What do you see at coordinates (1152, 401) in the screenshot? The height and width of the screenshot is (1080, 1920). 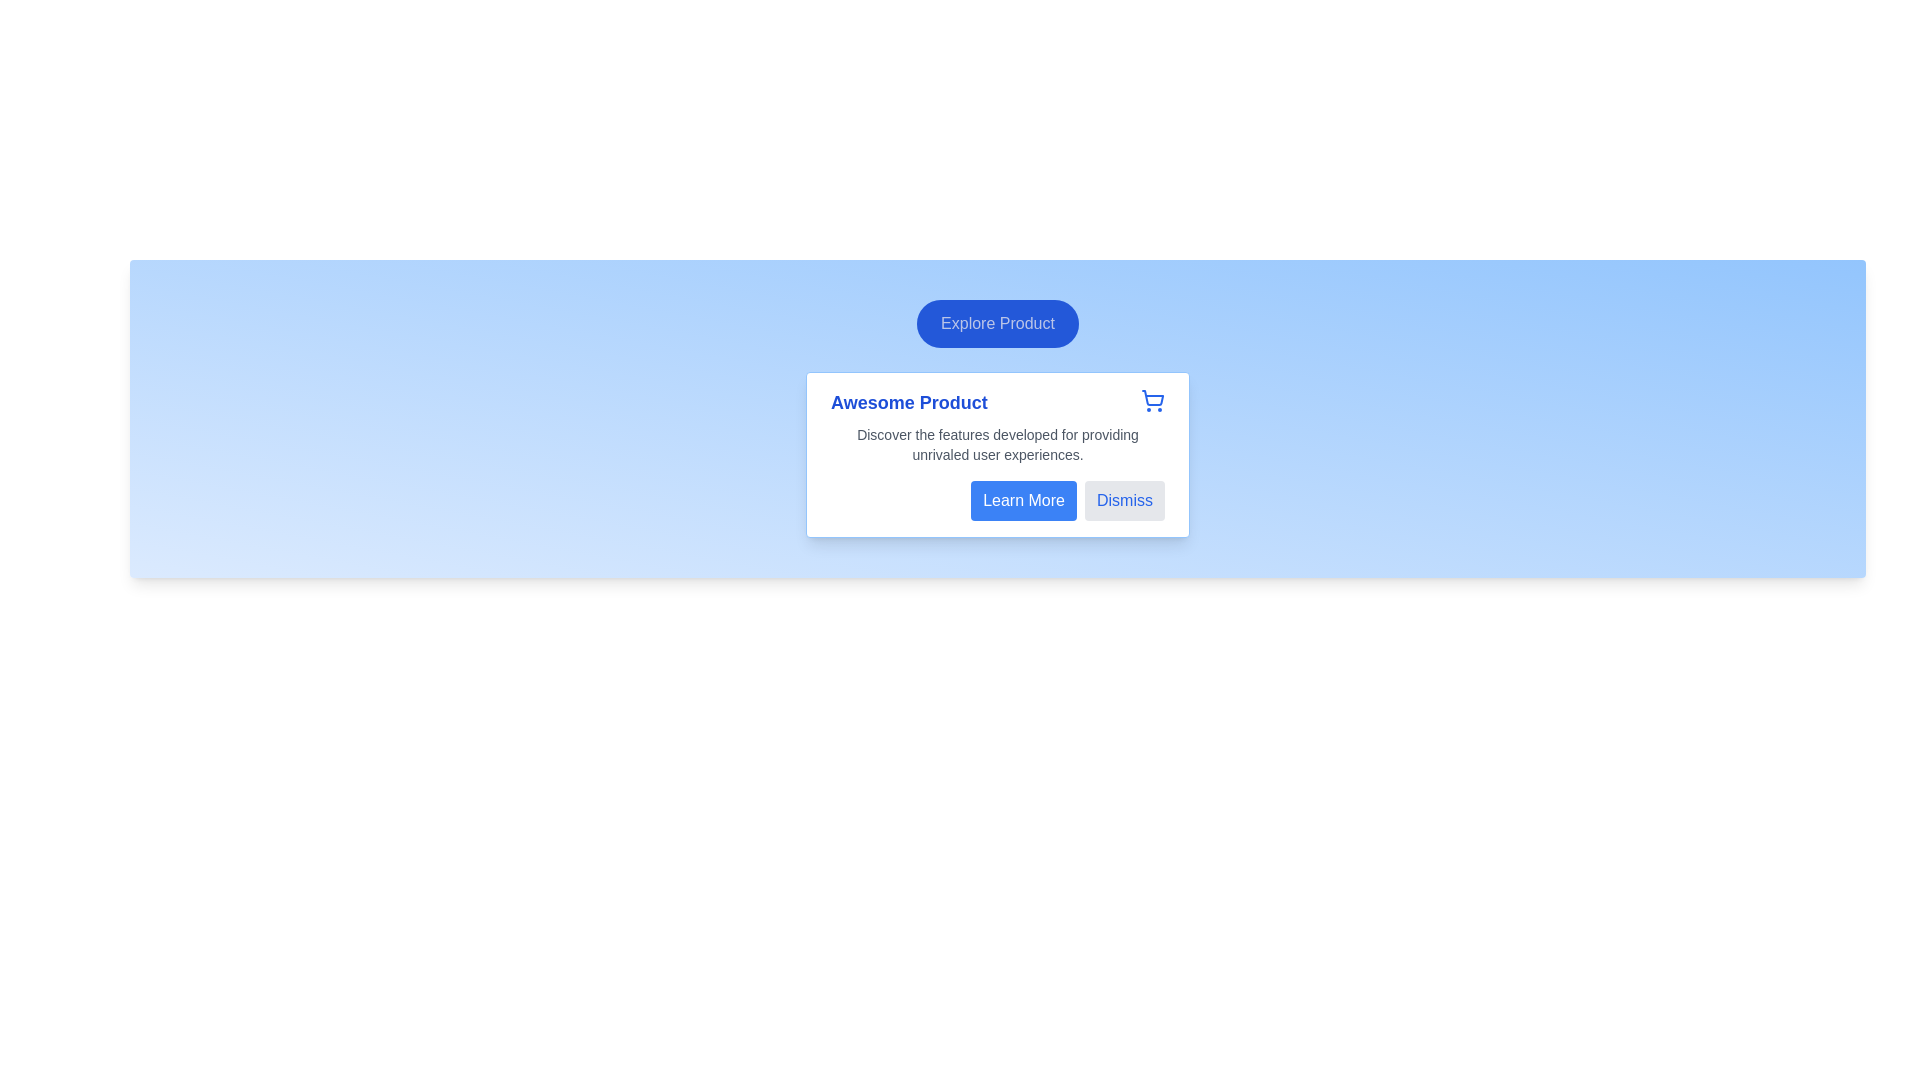 I see `the shopping cart icon located in the top-right corner of the product details card` at bounding box center [1152, 401].